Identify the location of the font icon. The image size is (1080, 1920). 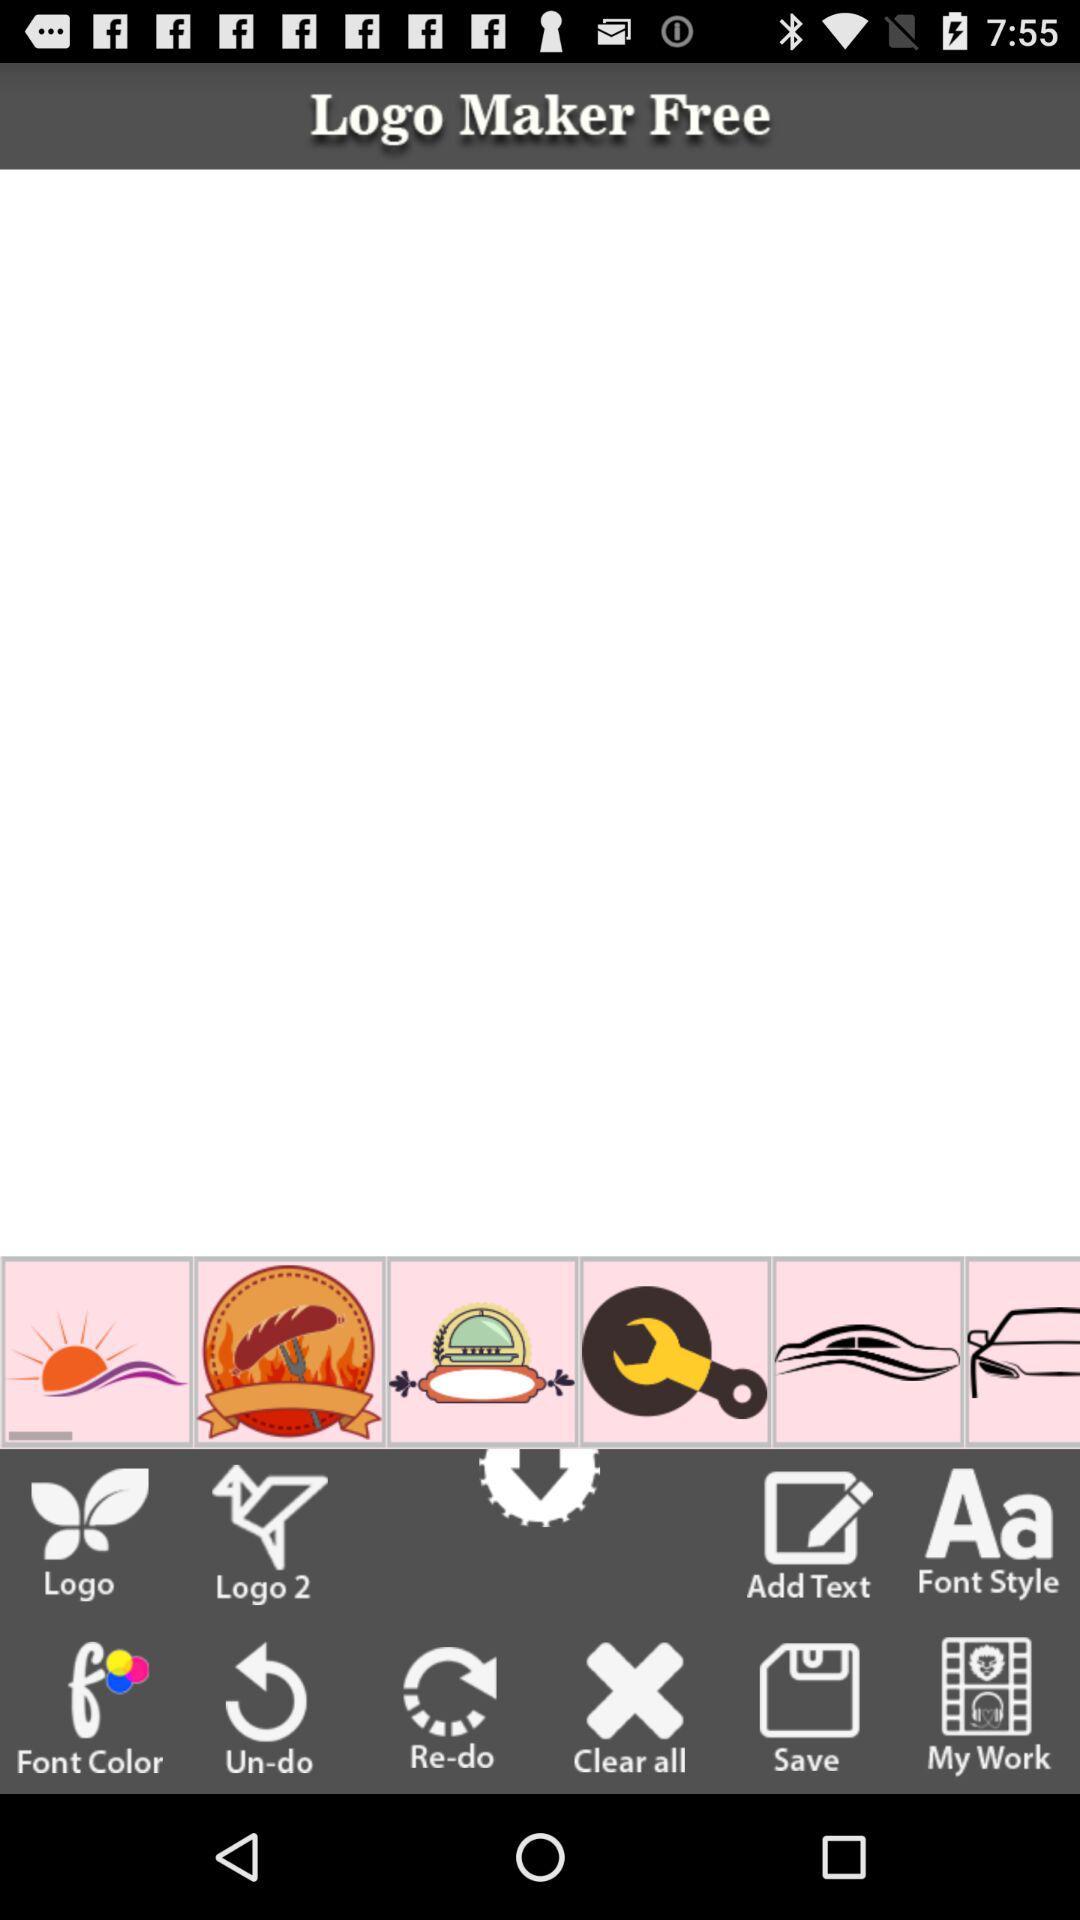
(988, 1642).